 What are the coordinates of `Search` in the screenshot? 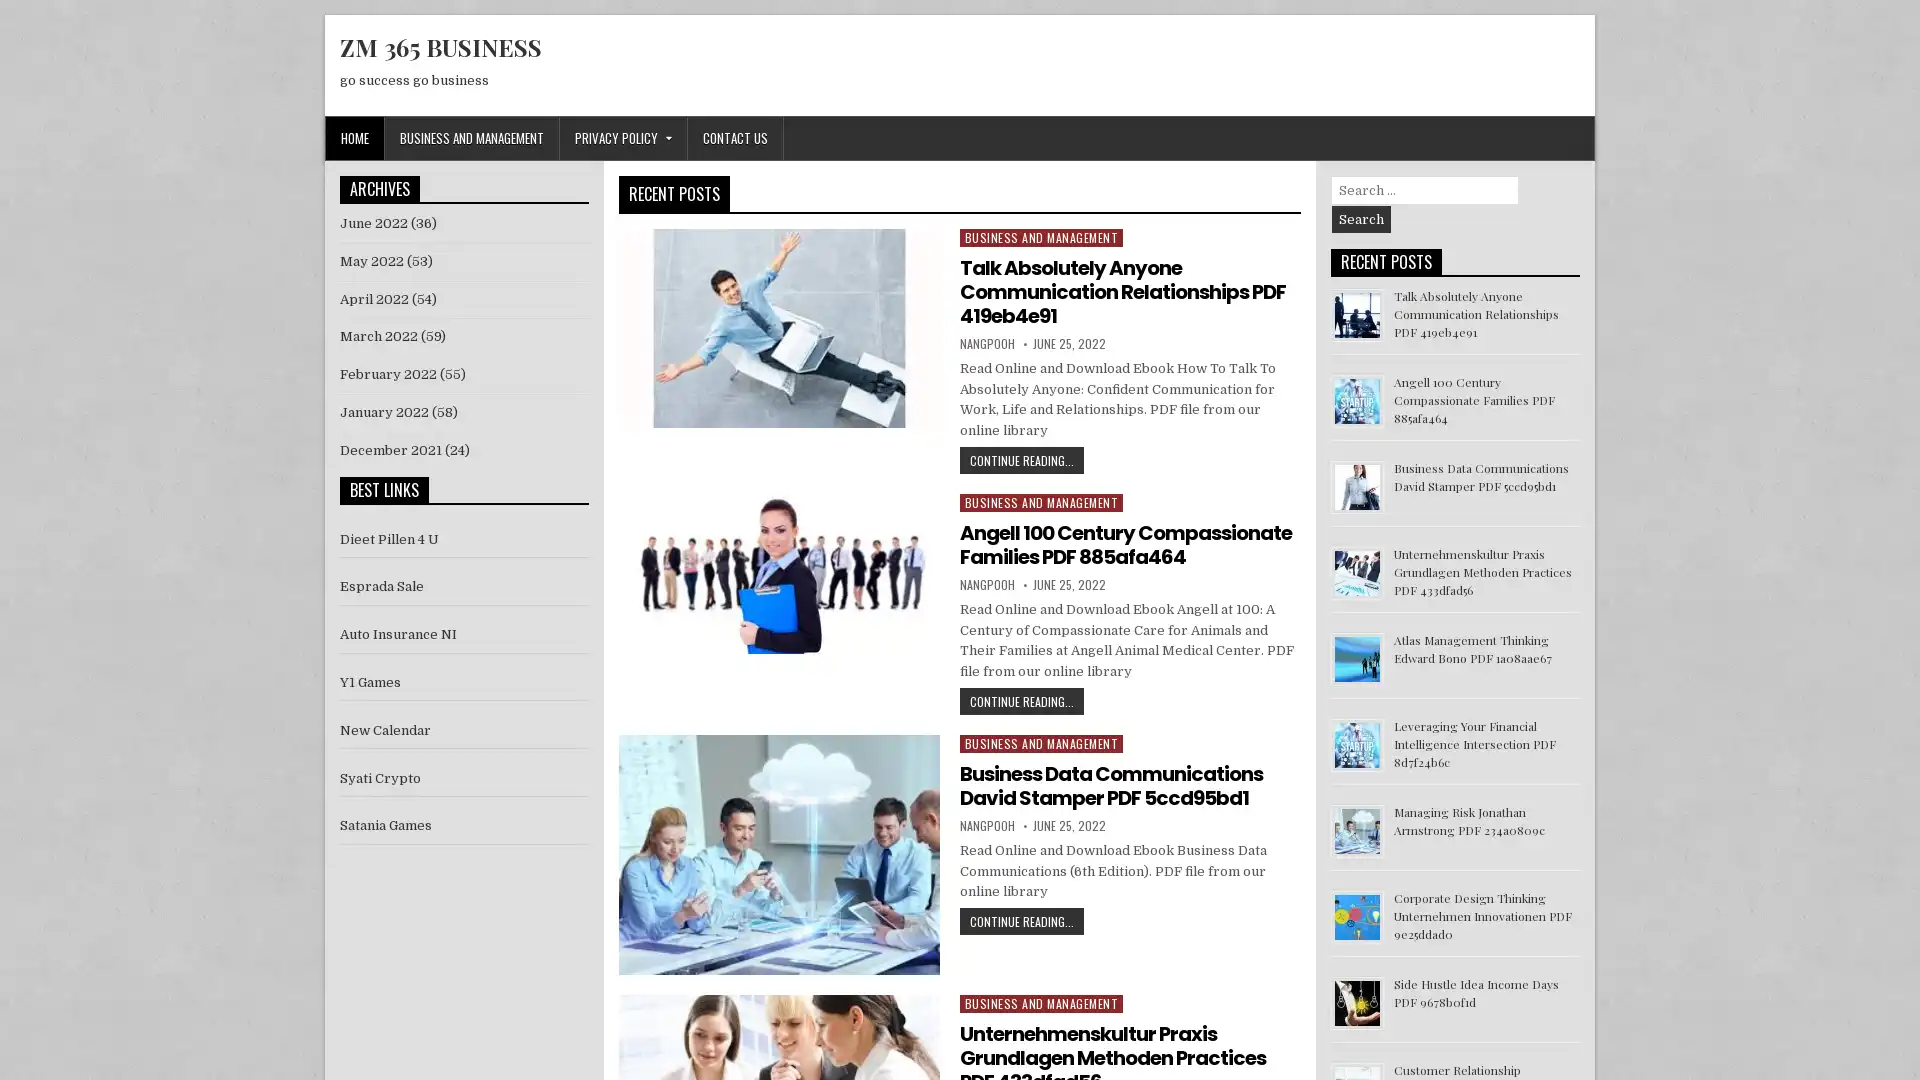 It's located at (1360, 219).